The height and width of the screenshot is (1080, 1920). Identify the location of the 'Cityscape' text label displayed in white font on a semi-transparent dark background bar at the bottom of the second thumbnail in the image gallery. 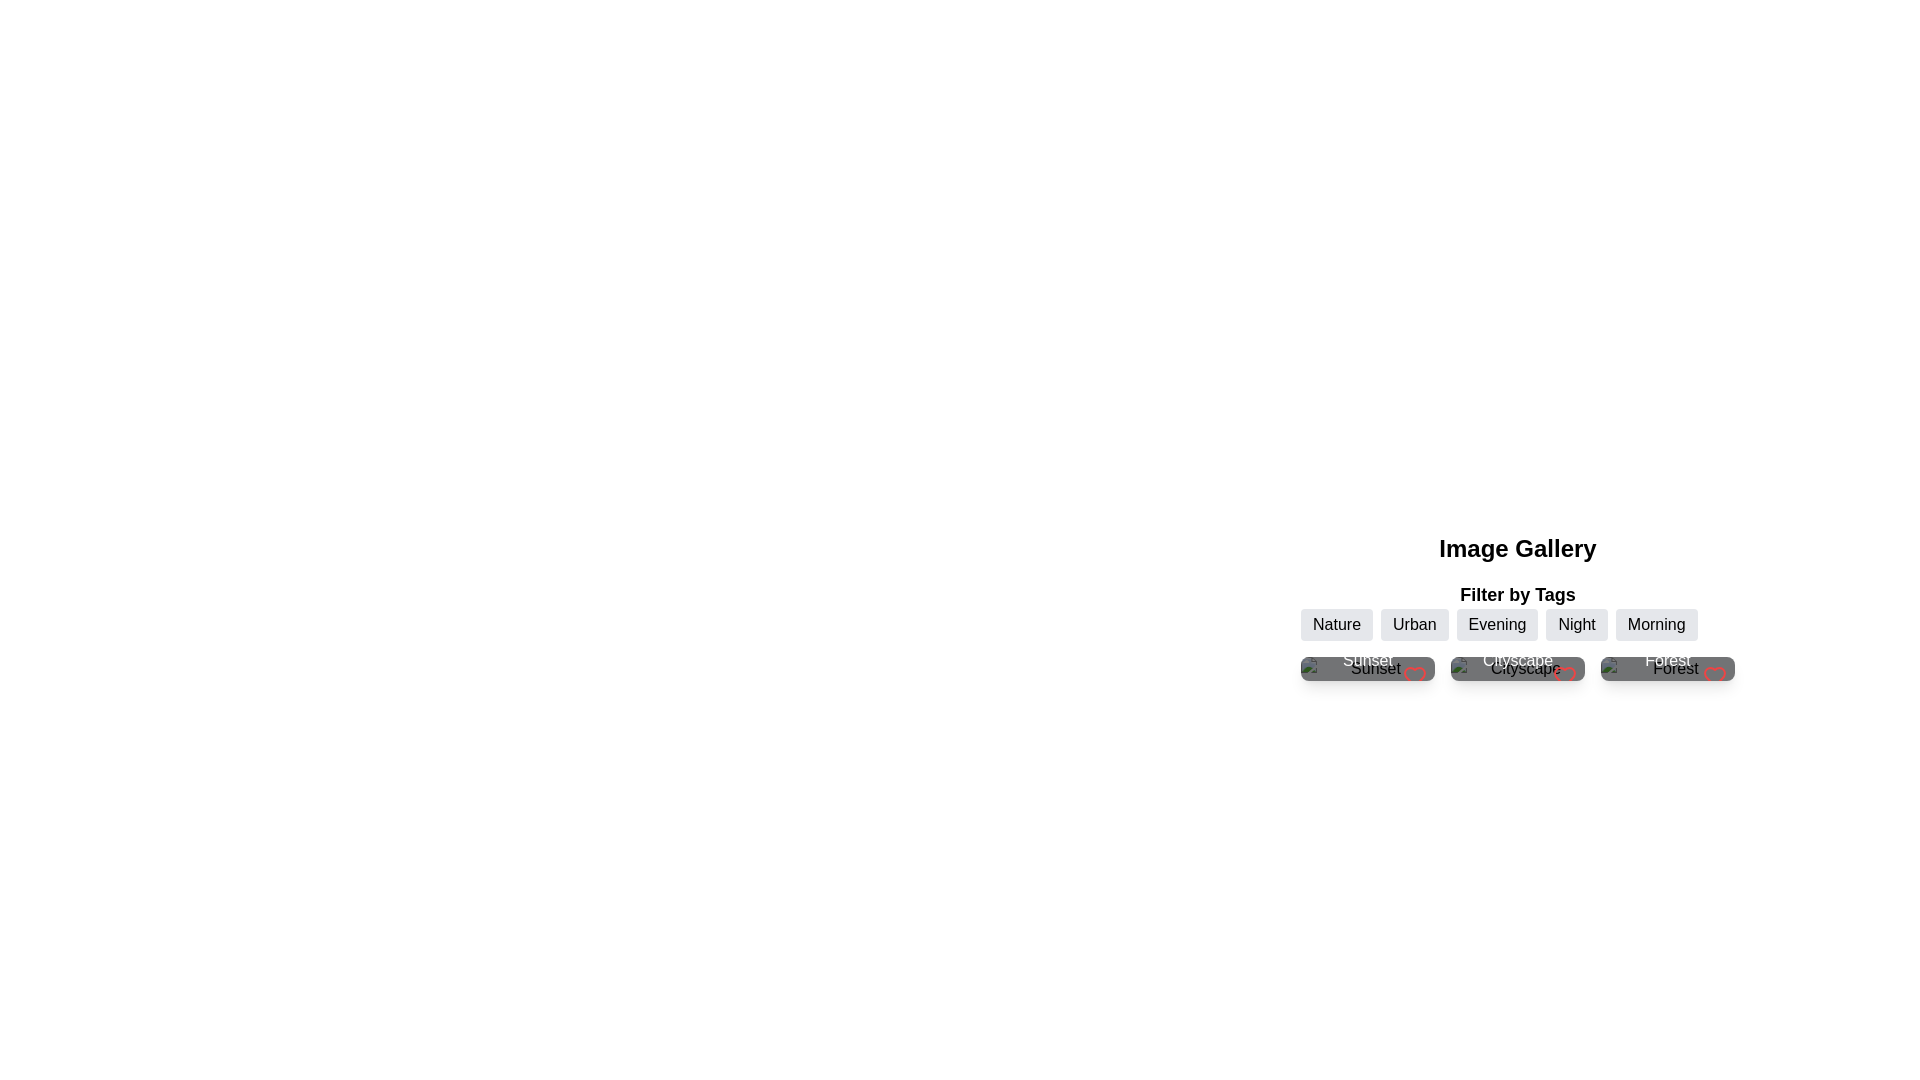
(1517, 660).